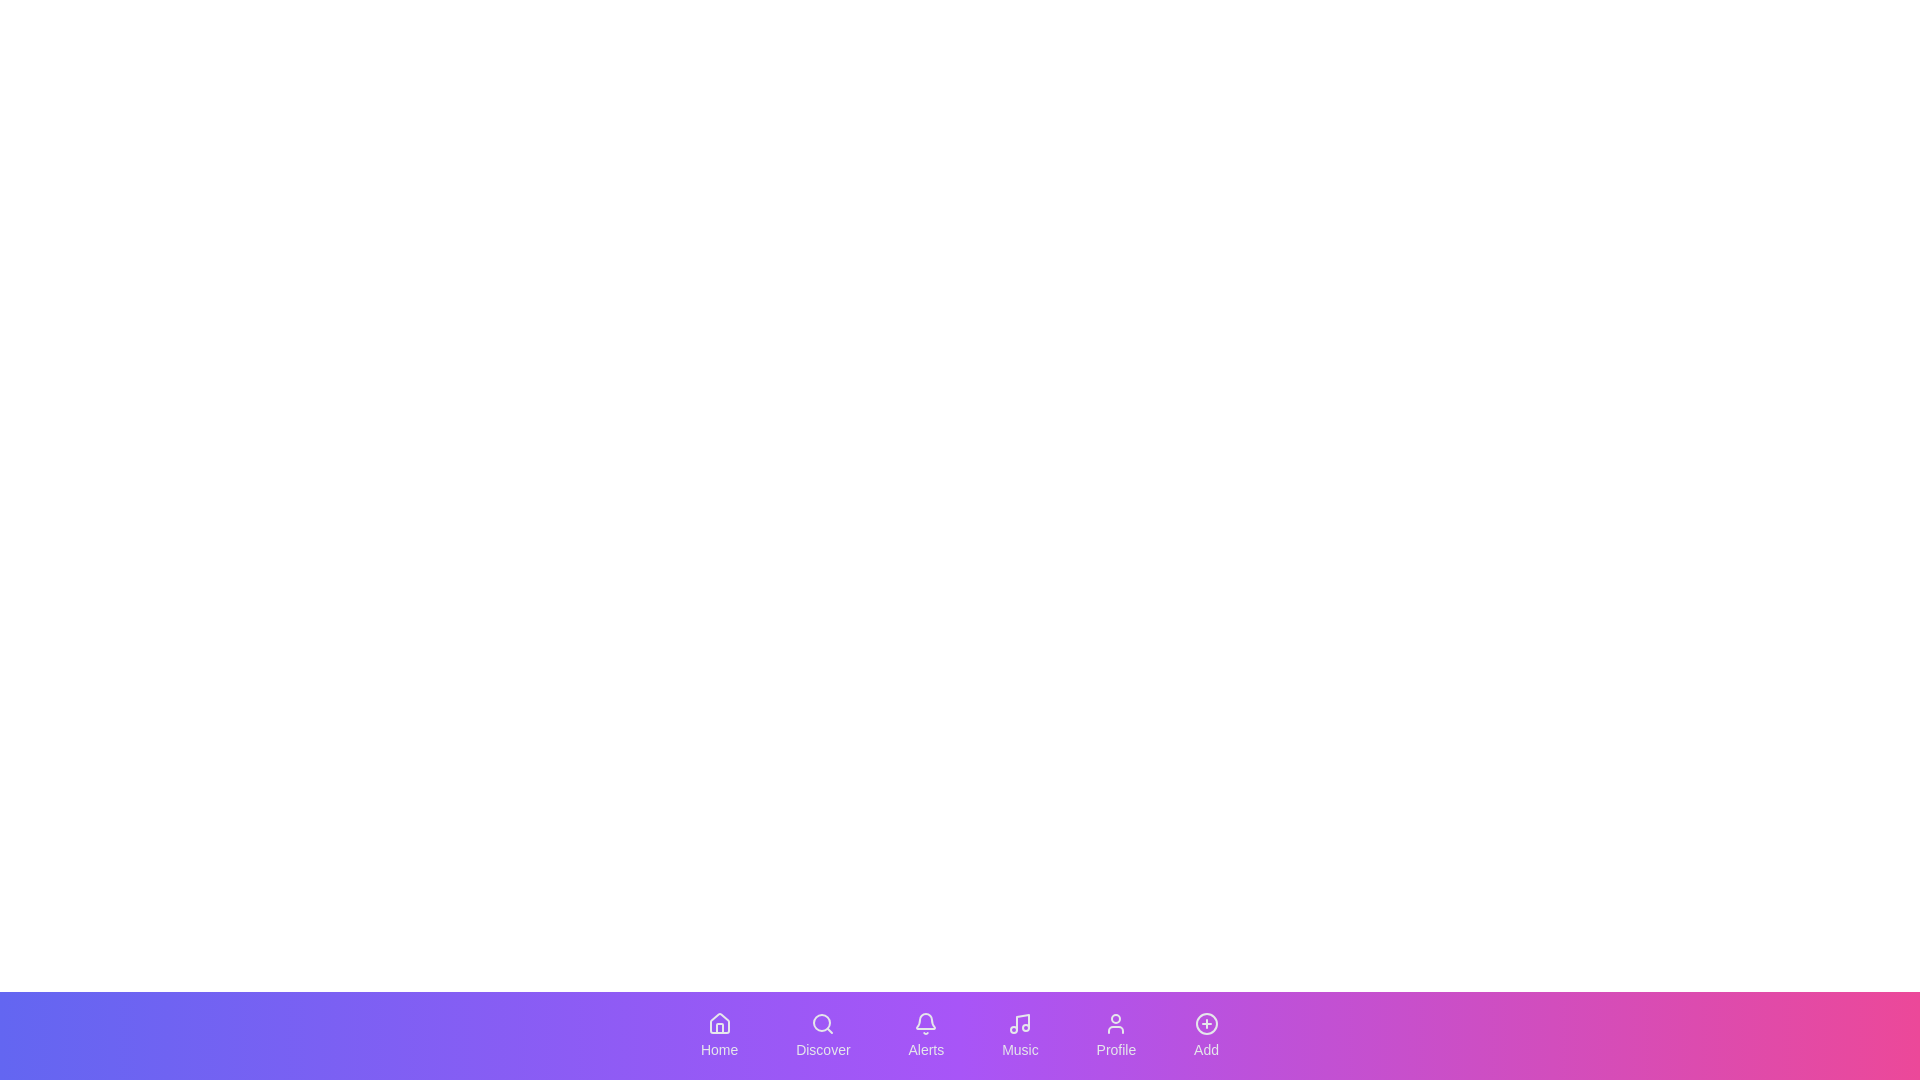 This screenshot has width=1920, height=1080. What do you see at coordinates (719, 1035) in the screenshot?
I see `the Home tab` at bounding box center [719, 1035].